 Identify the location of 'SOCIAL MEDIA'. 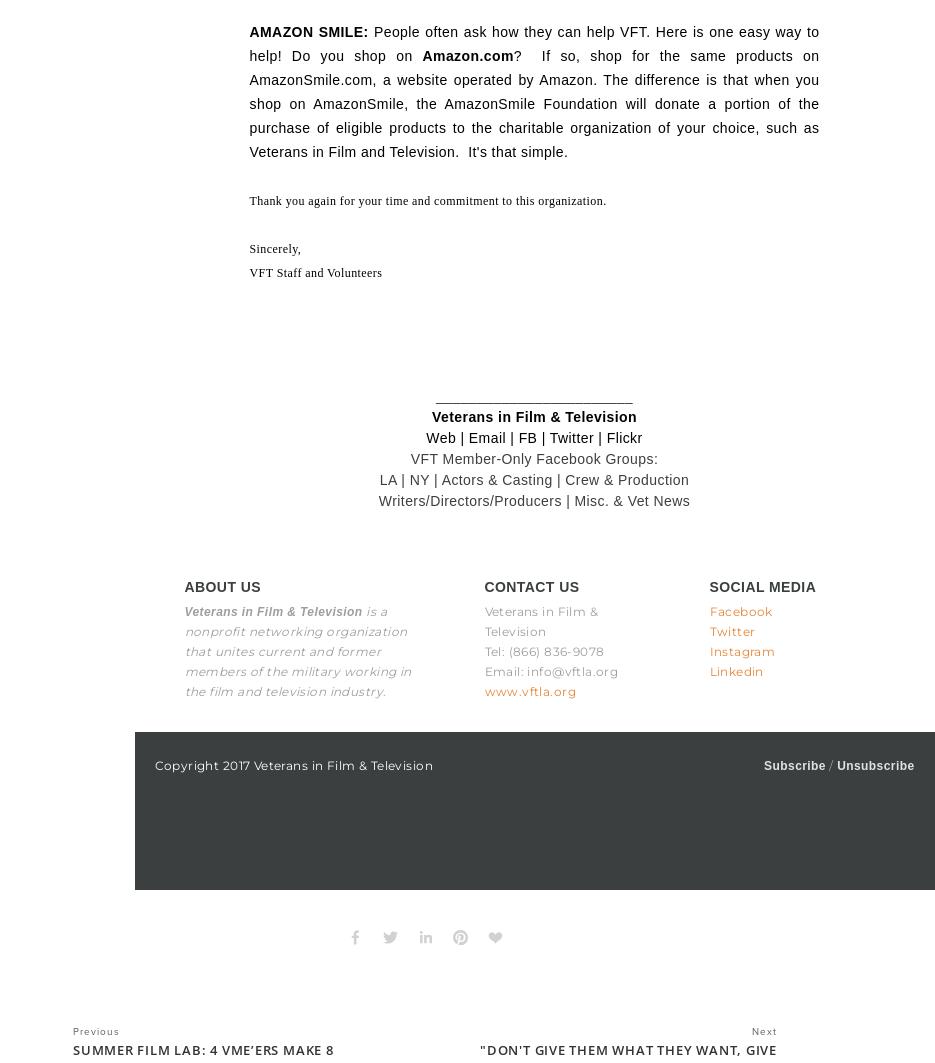
(762, 585).